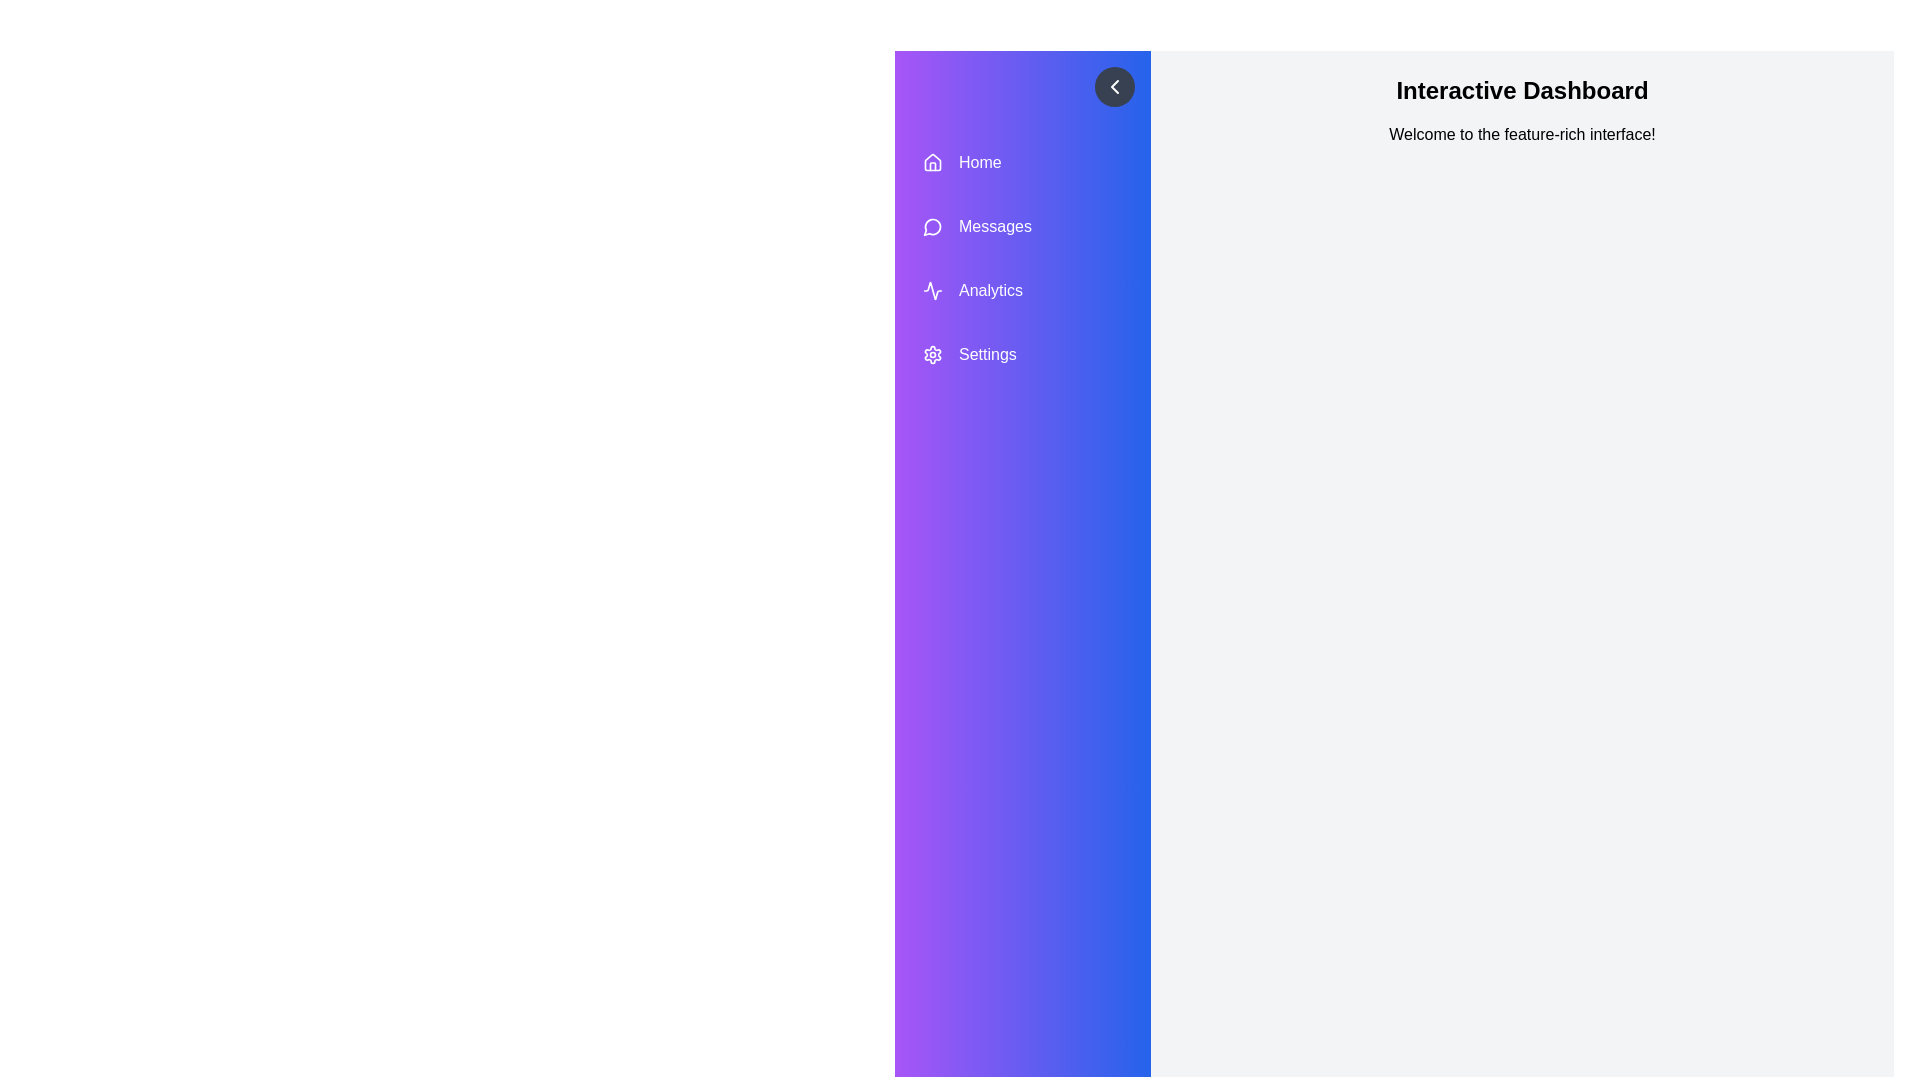 Image resolution: width=1920 pixels, height=1080 pixels. I want to click on the menu item Settings to highlight it visually, so click(1022, 353).